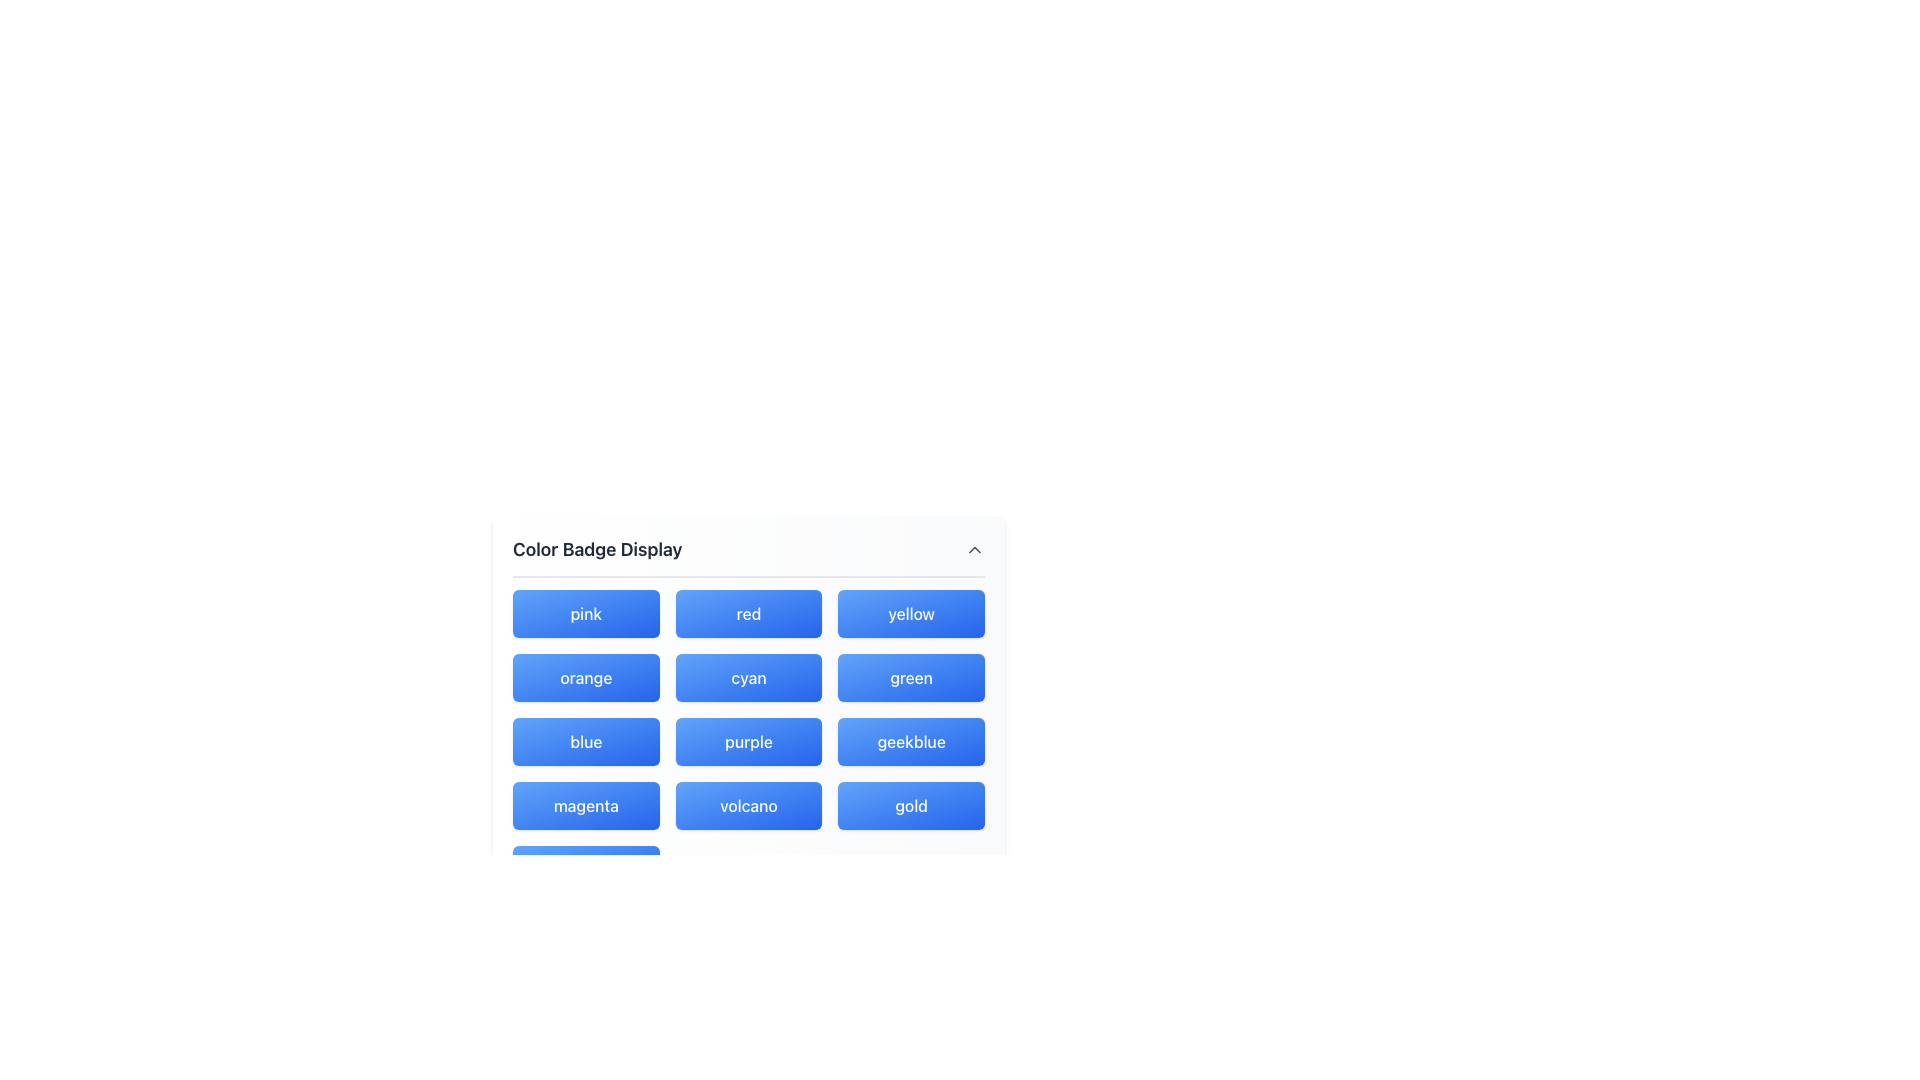 The width and height of the screenshot is (1920, 1080). Describe the element at coordinates (747, 805) in the screenshot. I see `the blue gradient button labeled 'volcano'` at that location.